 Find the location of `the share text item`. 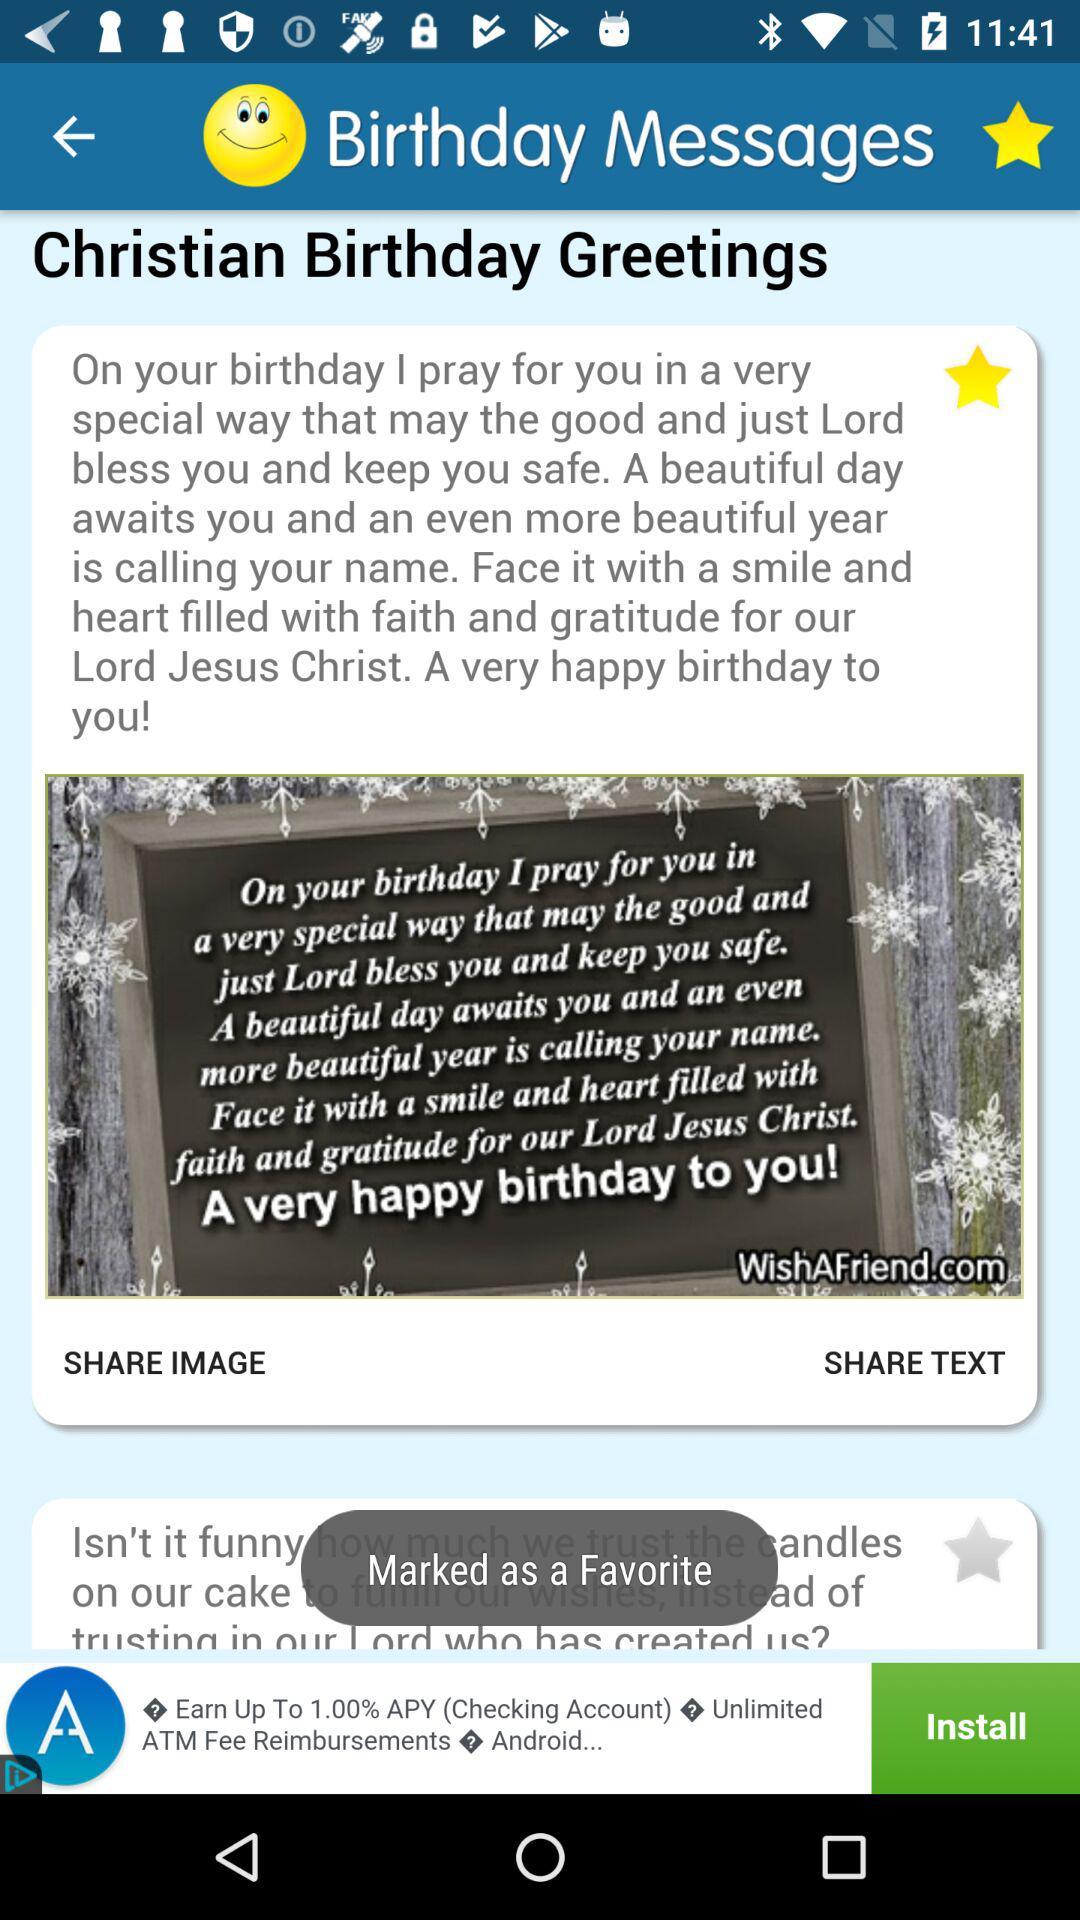

the share text item is located at coordinates (889, 1361).